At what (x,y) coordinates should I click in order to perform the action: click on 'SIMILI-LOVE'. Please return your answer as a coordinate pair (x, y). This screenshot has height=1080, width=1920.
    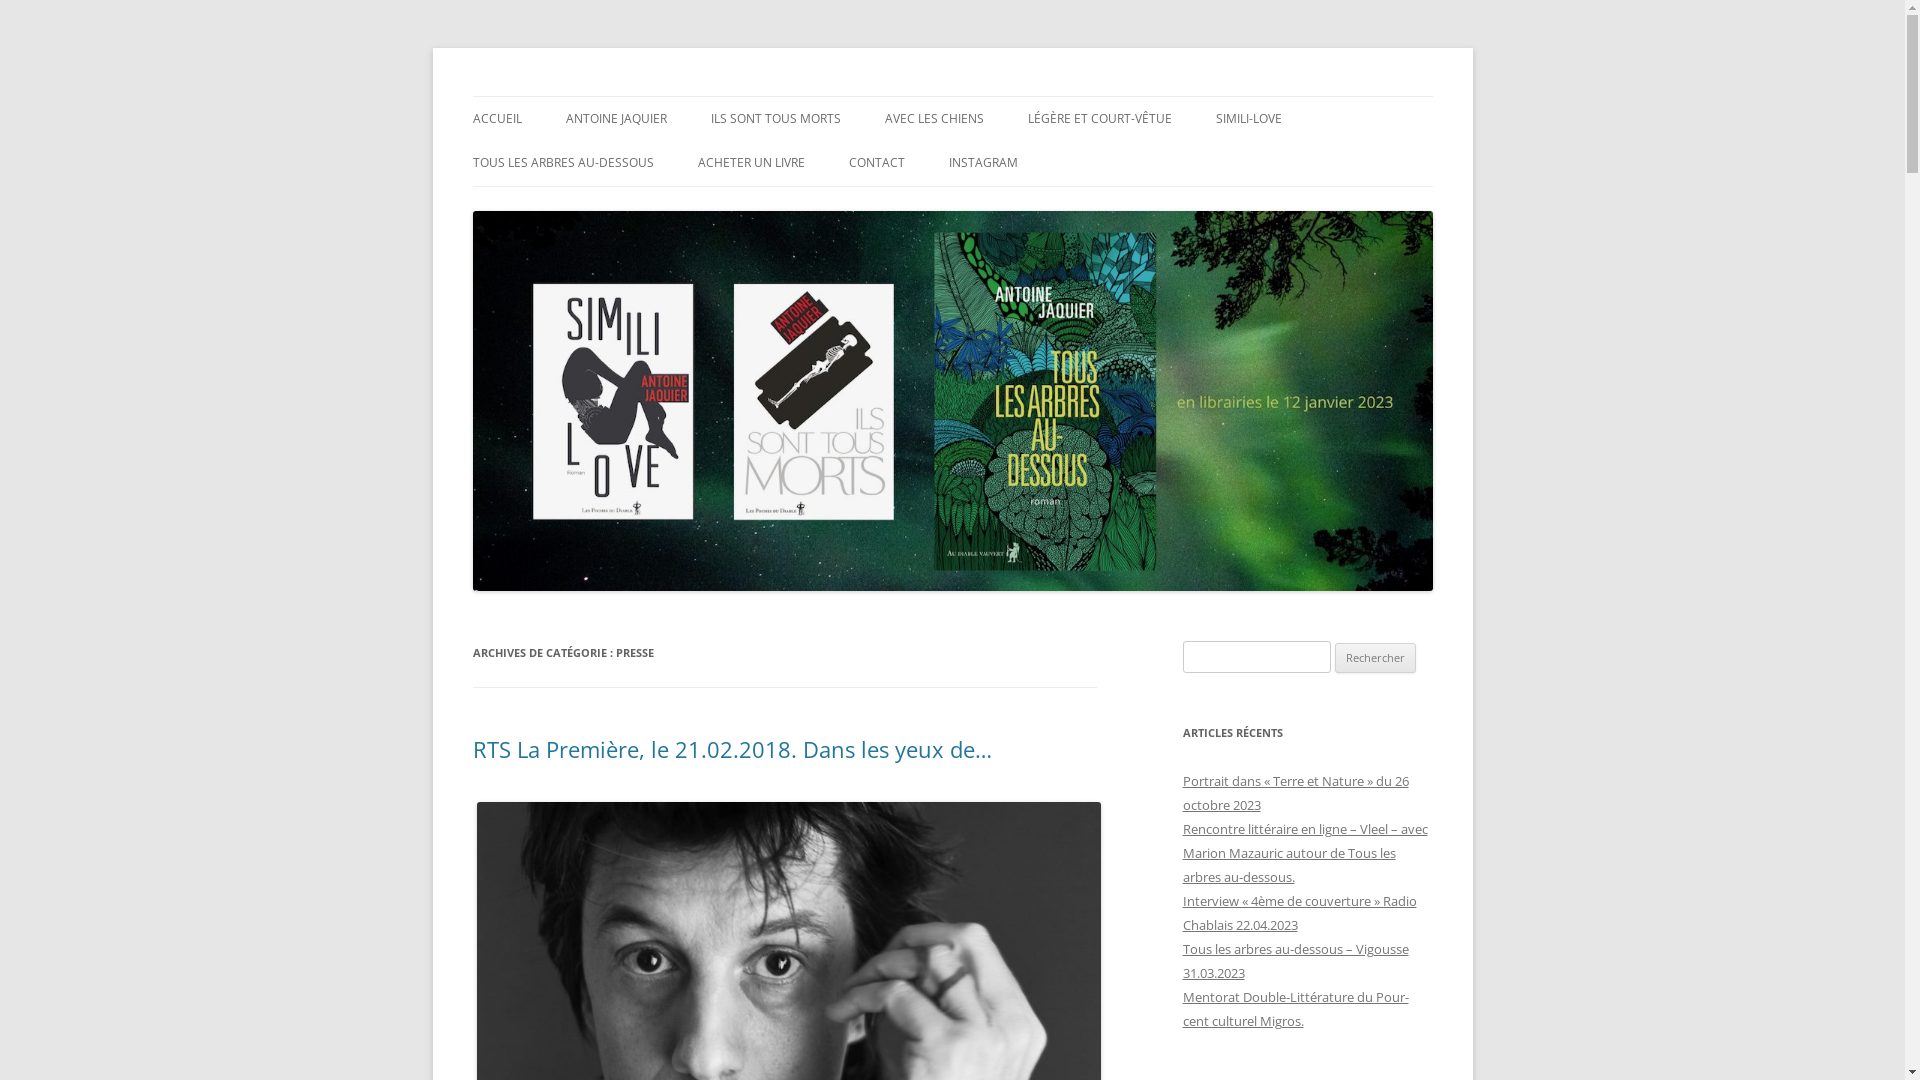
    Looking at the image, I should click on (1214, 119).